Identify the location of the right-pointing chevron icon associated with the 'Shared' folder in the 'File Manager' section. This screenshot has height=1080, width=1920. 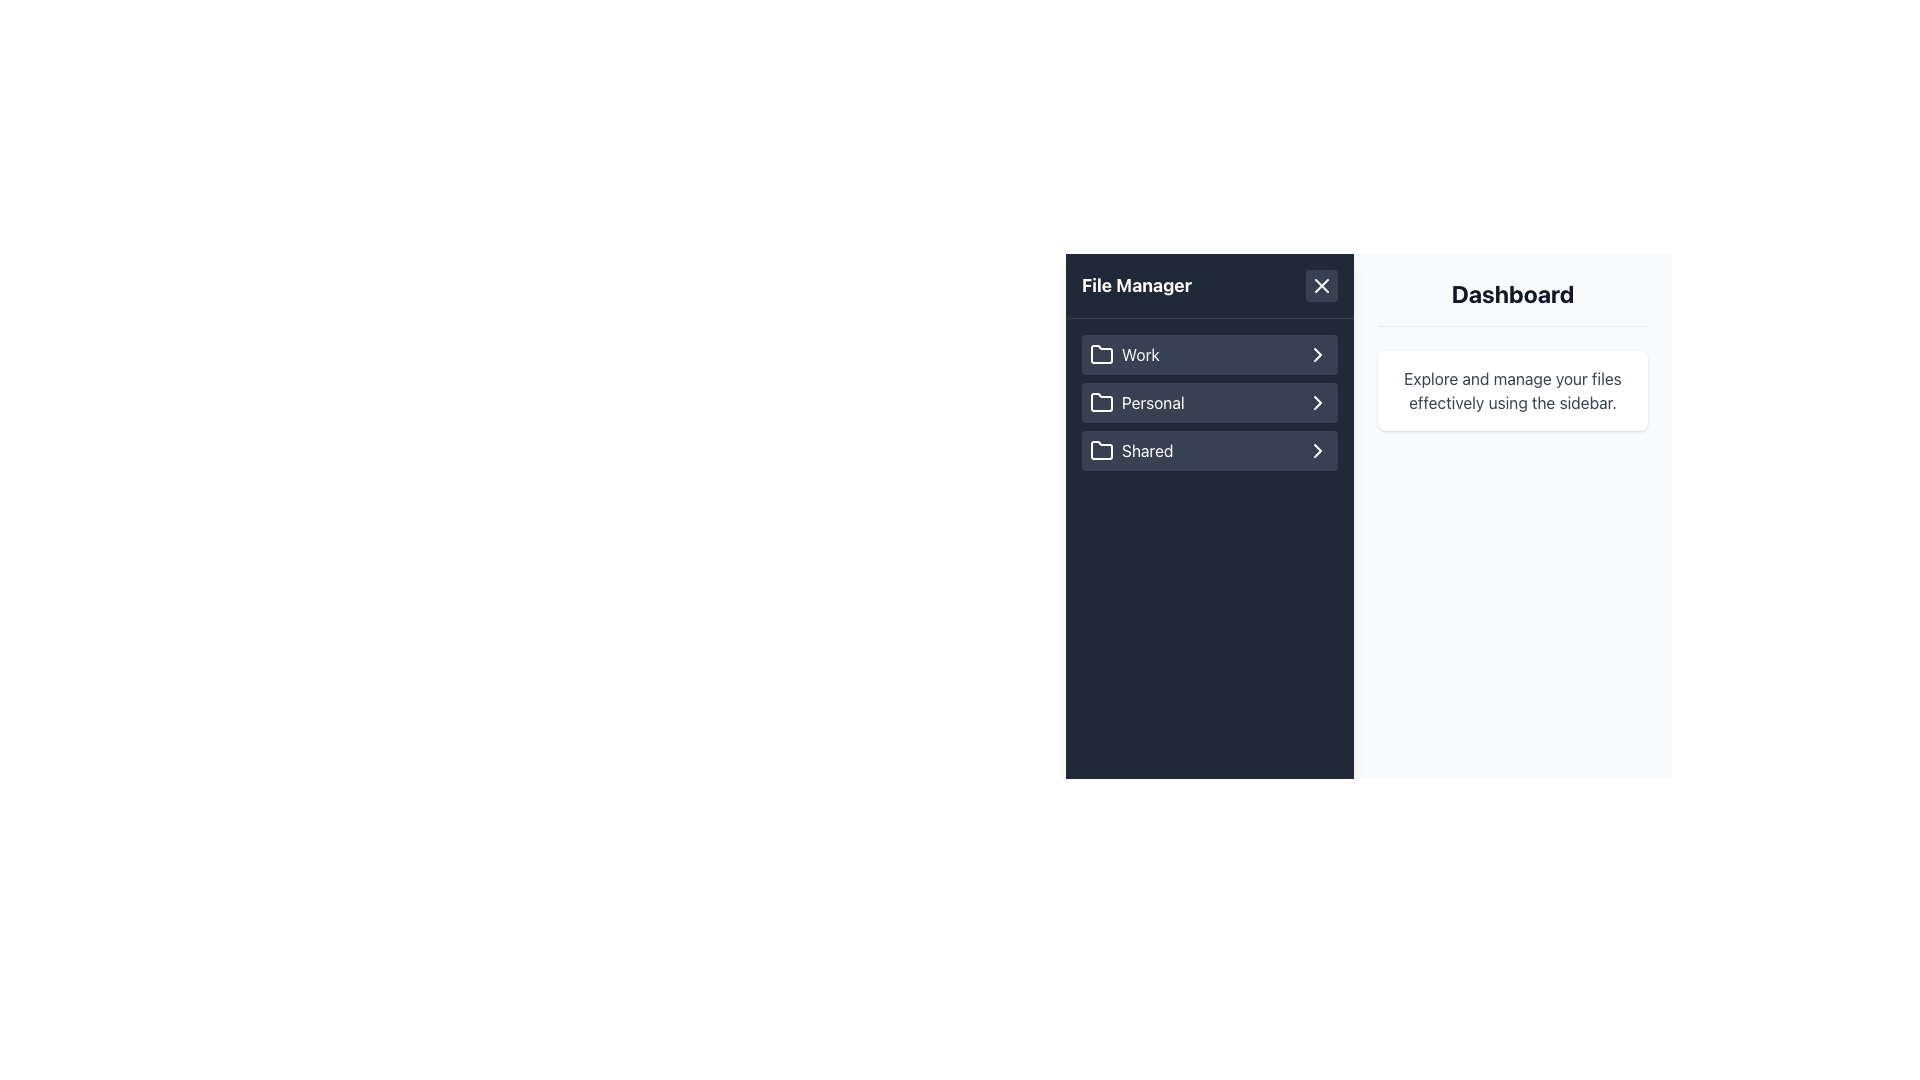
(1318, 451).